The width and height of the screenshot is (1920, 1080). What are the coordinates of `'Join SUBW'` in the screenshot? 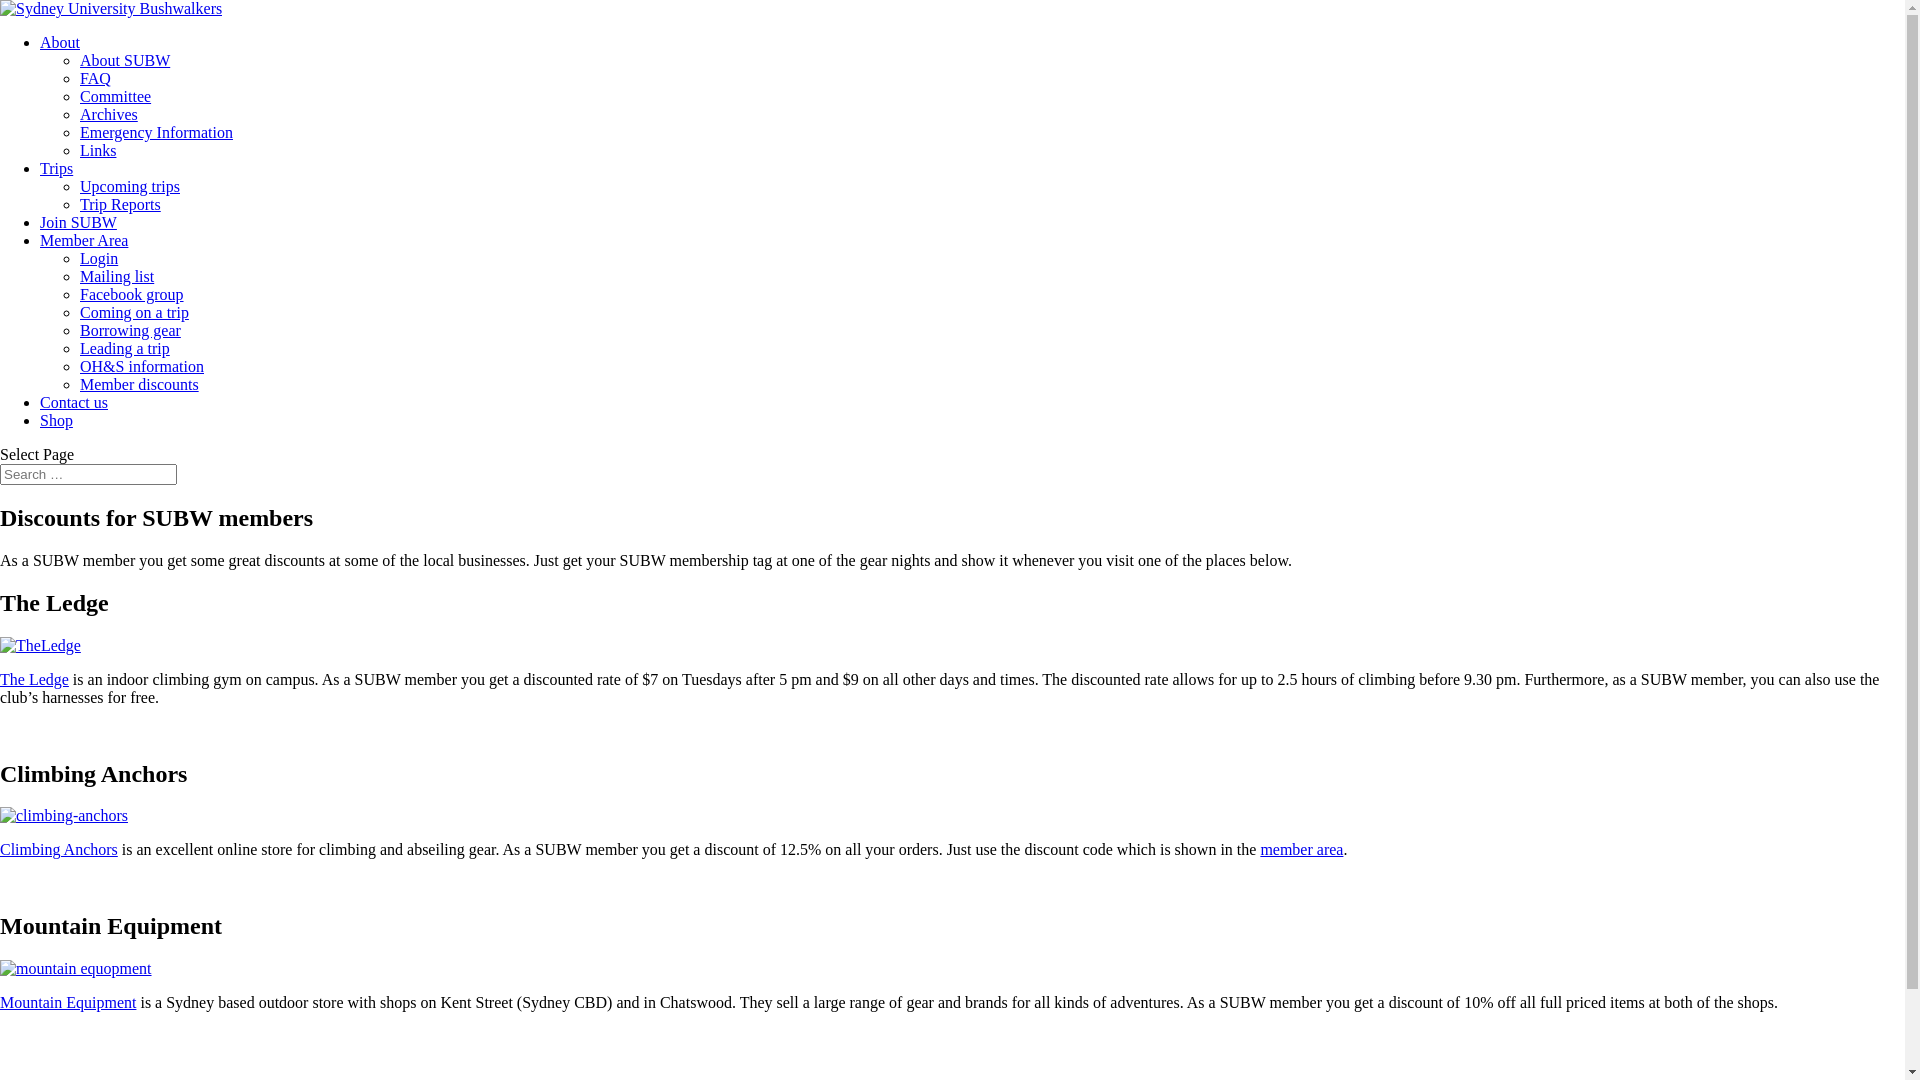 It's located at (78, 222).